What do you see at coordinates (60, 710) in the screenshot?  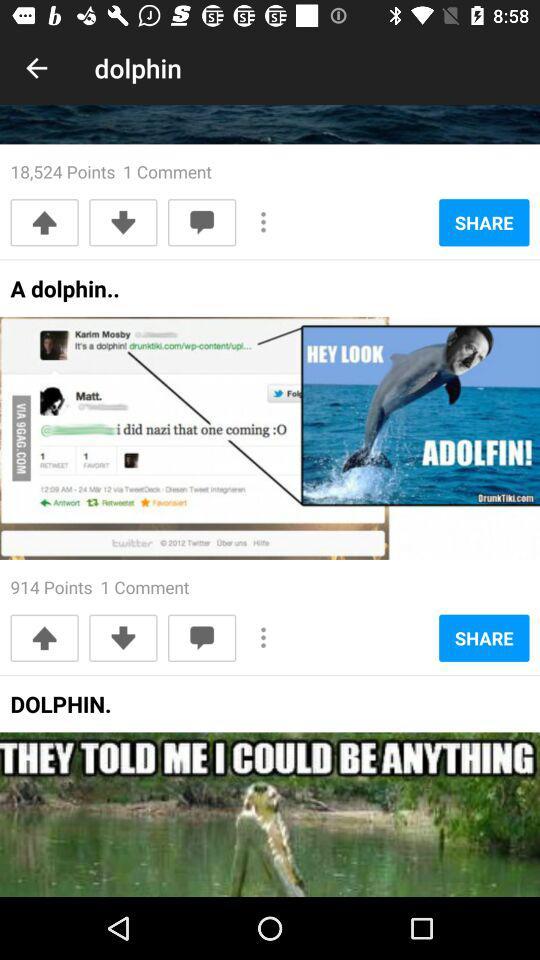 I see `the dolphin. at the bottom left corner` at bounding box center [60, 710].